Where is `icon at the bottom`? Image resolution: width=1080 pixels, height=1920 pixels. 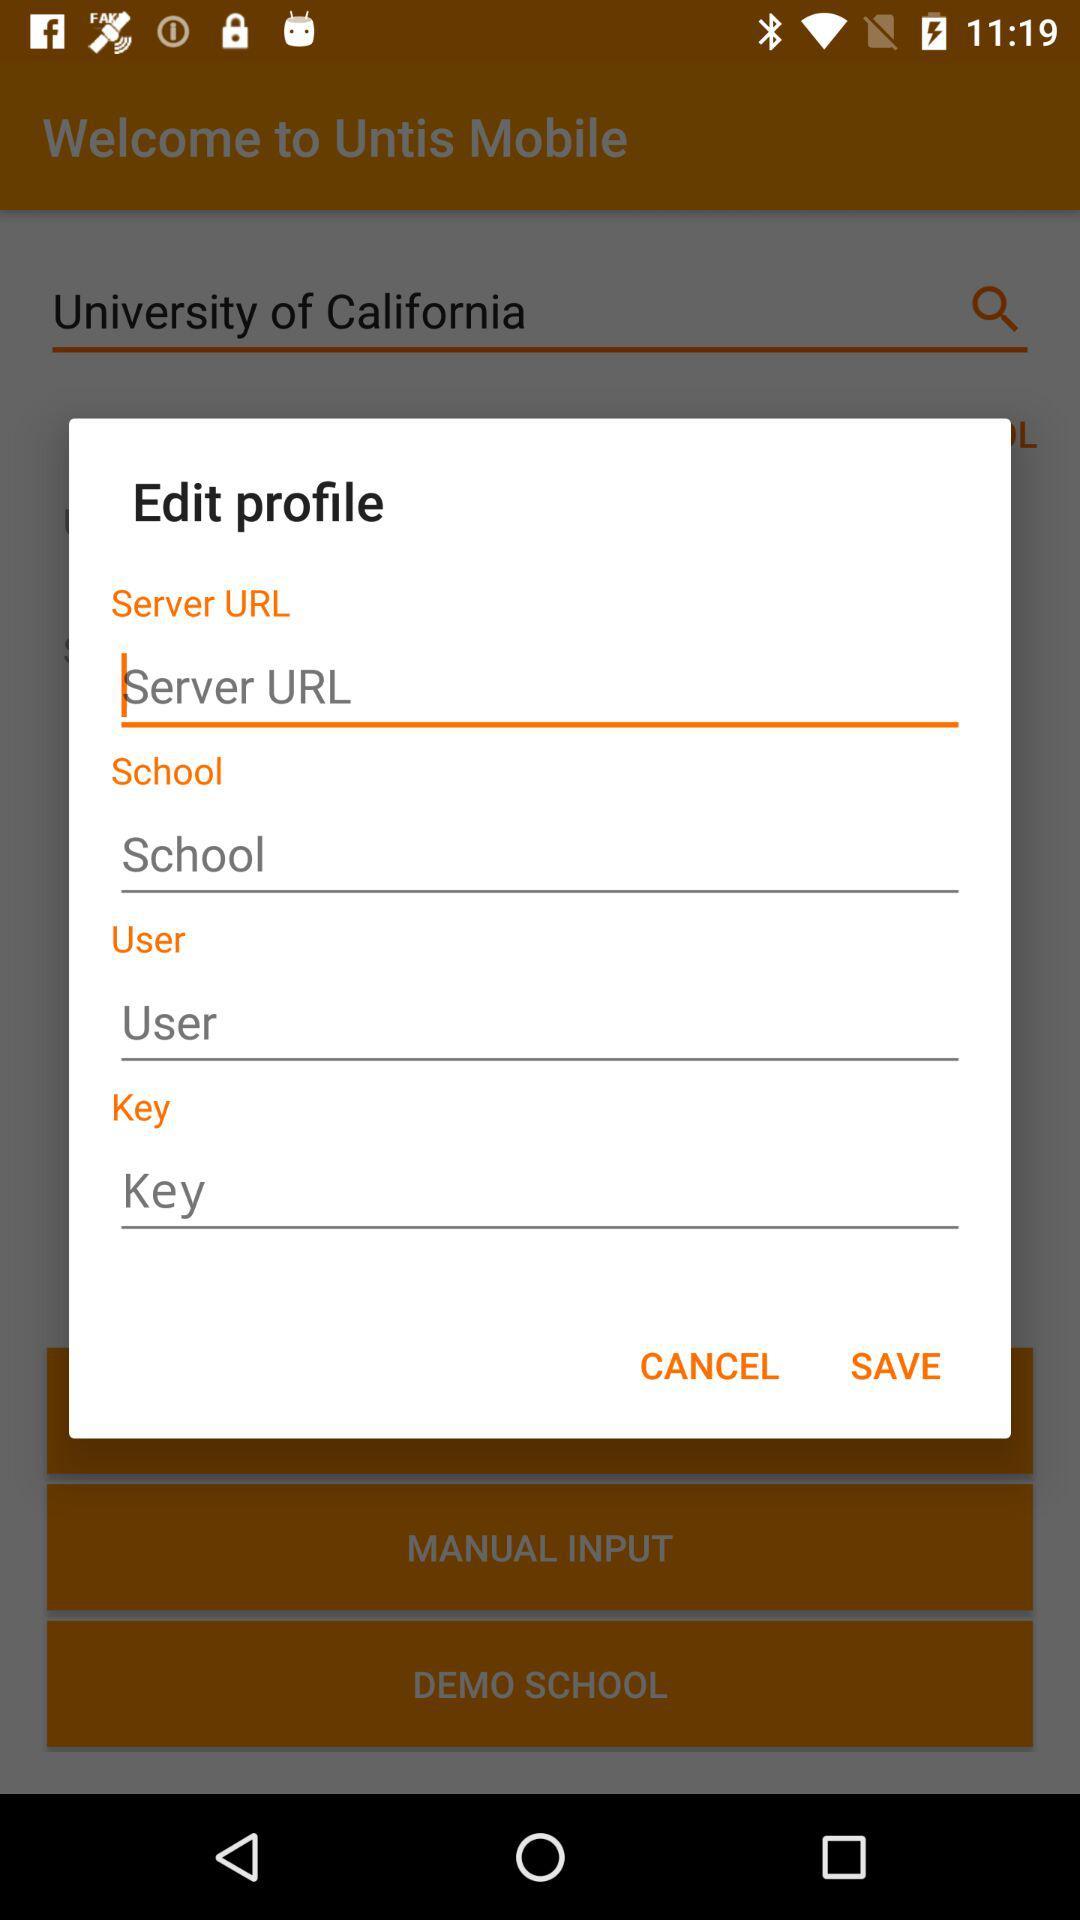
icon at the bottom is located at coordinates (708, 1363).